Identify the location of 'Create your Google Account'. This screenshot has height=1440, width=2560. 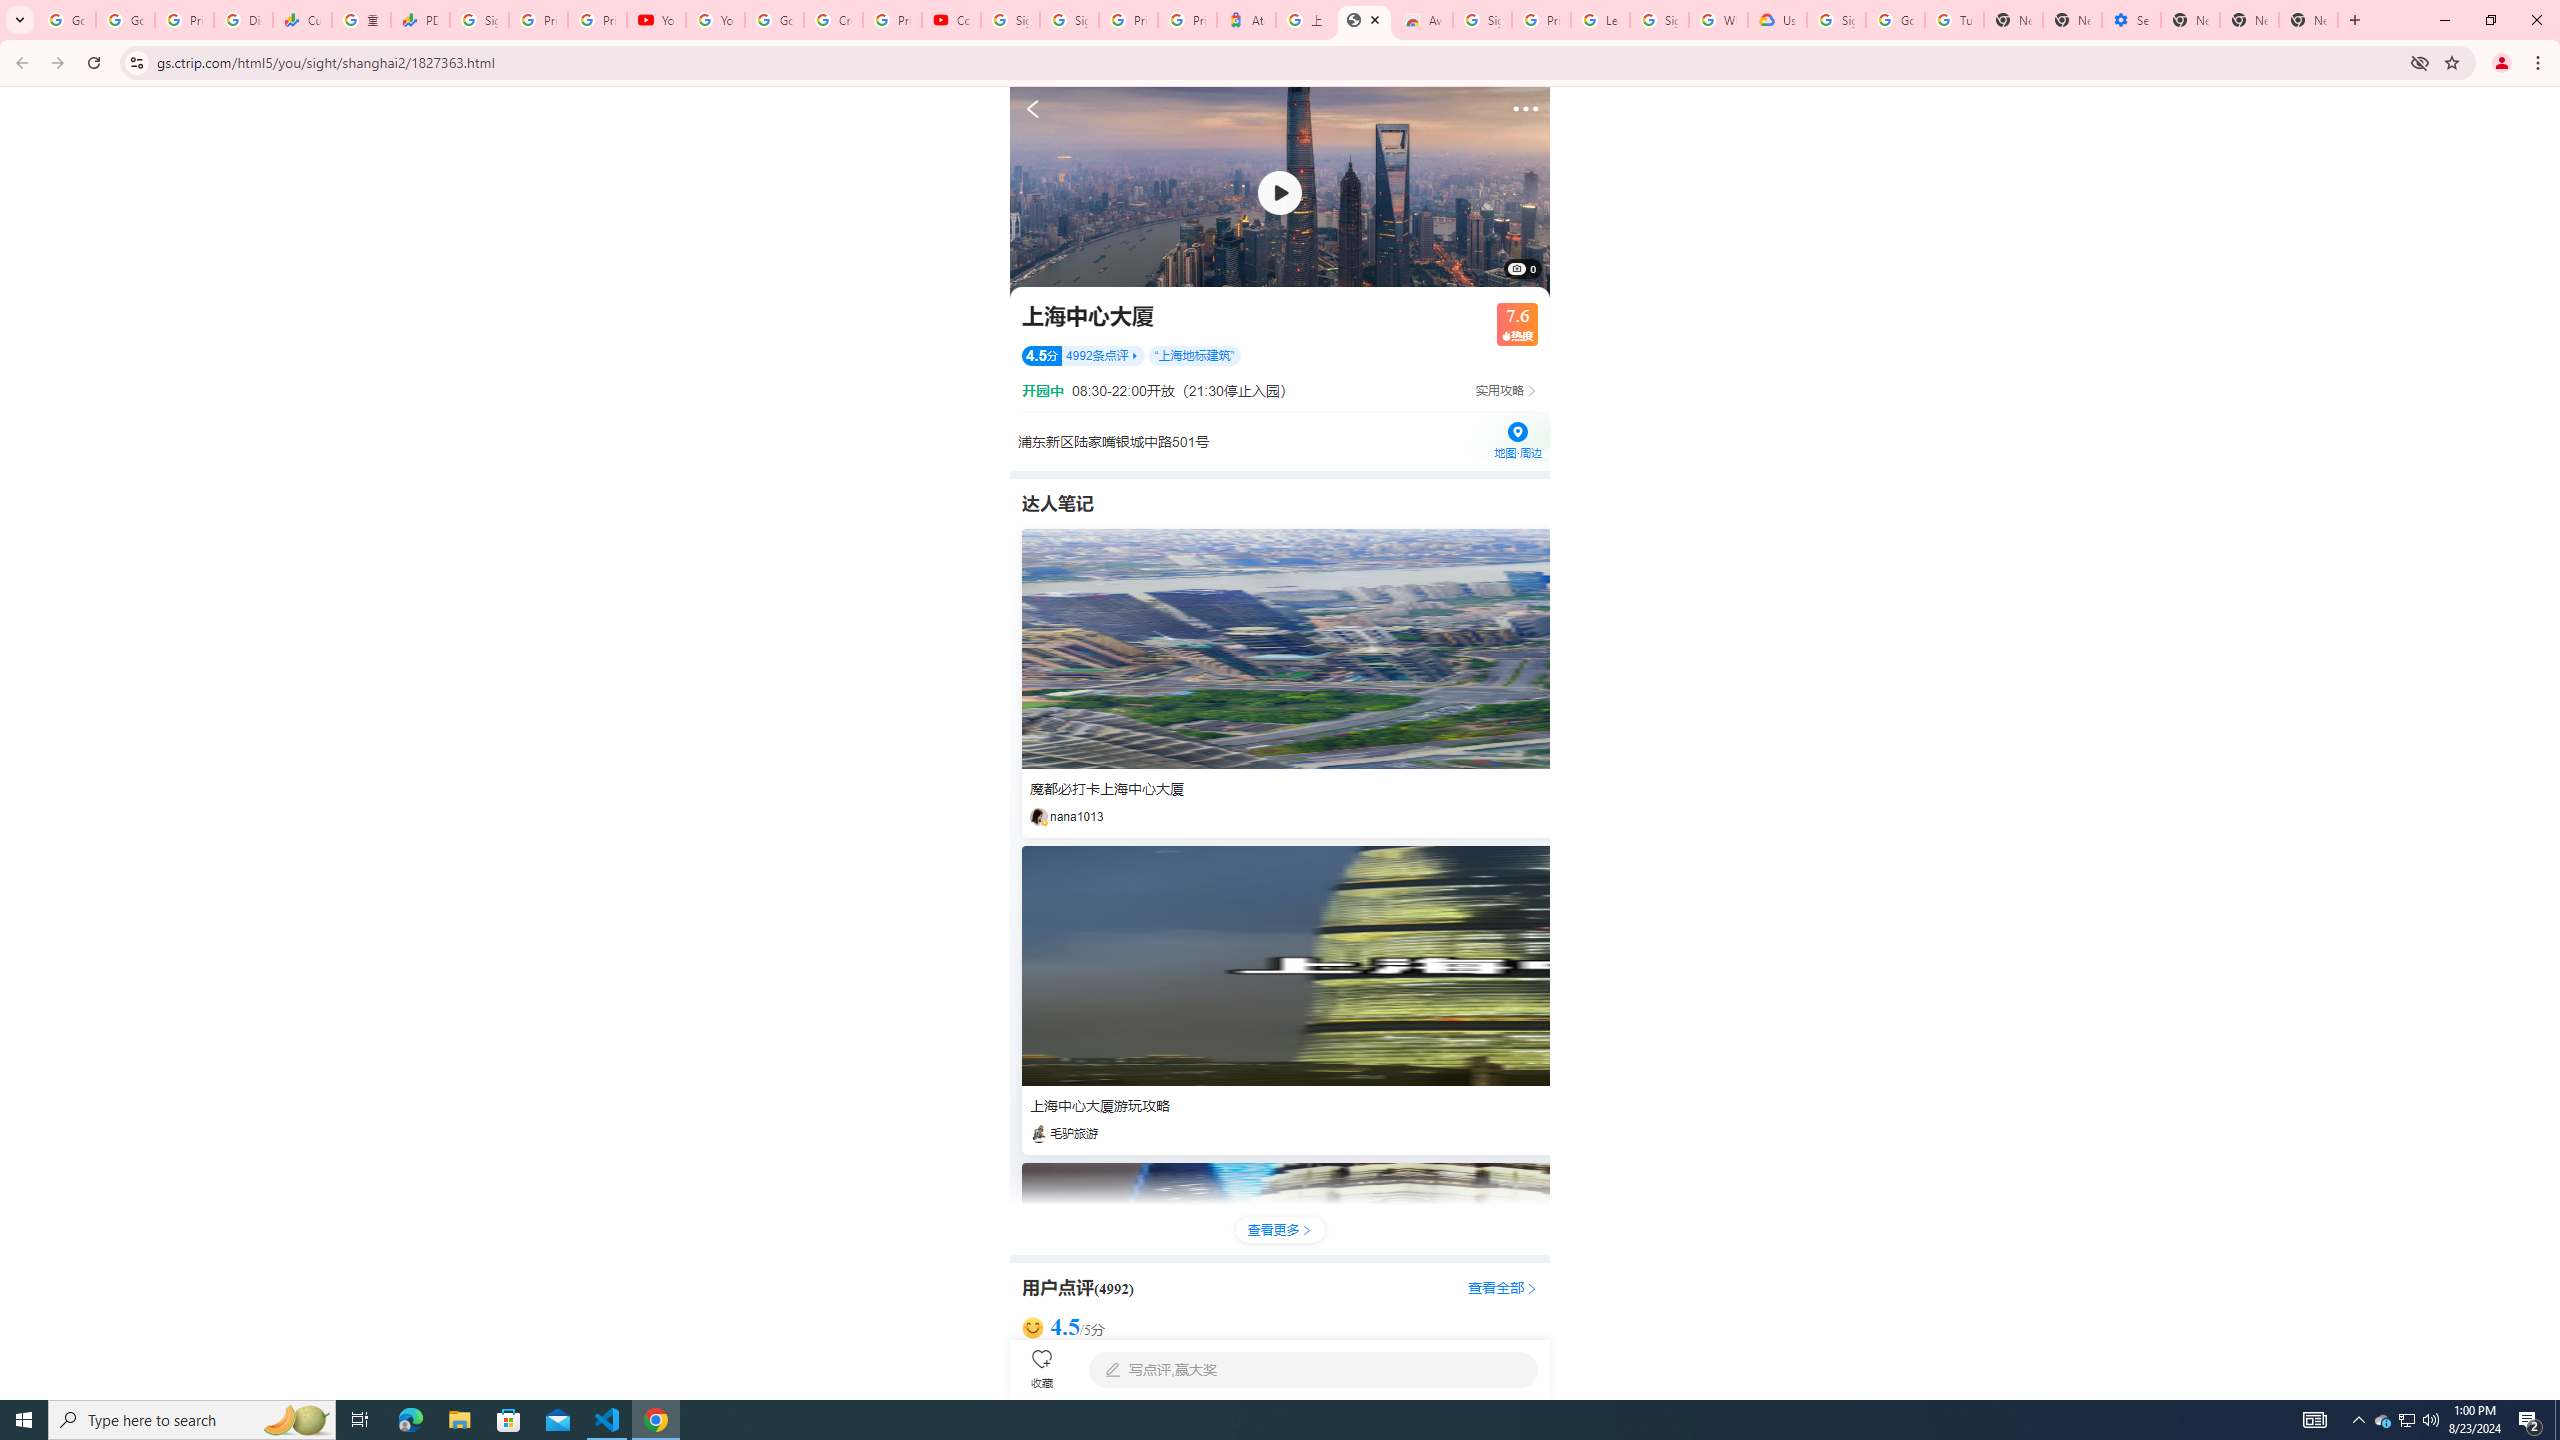
(833, 19).